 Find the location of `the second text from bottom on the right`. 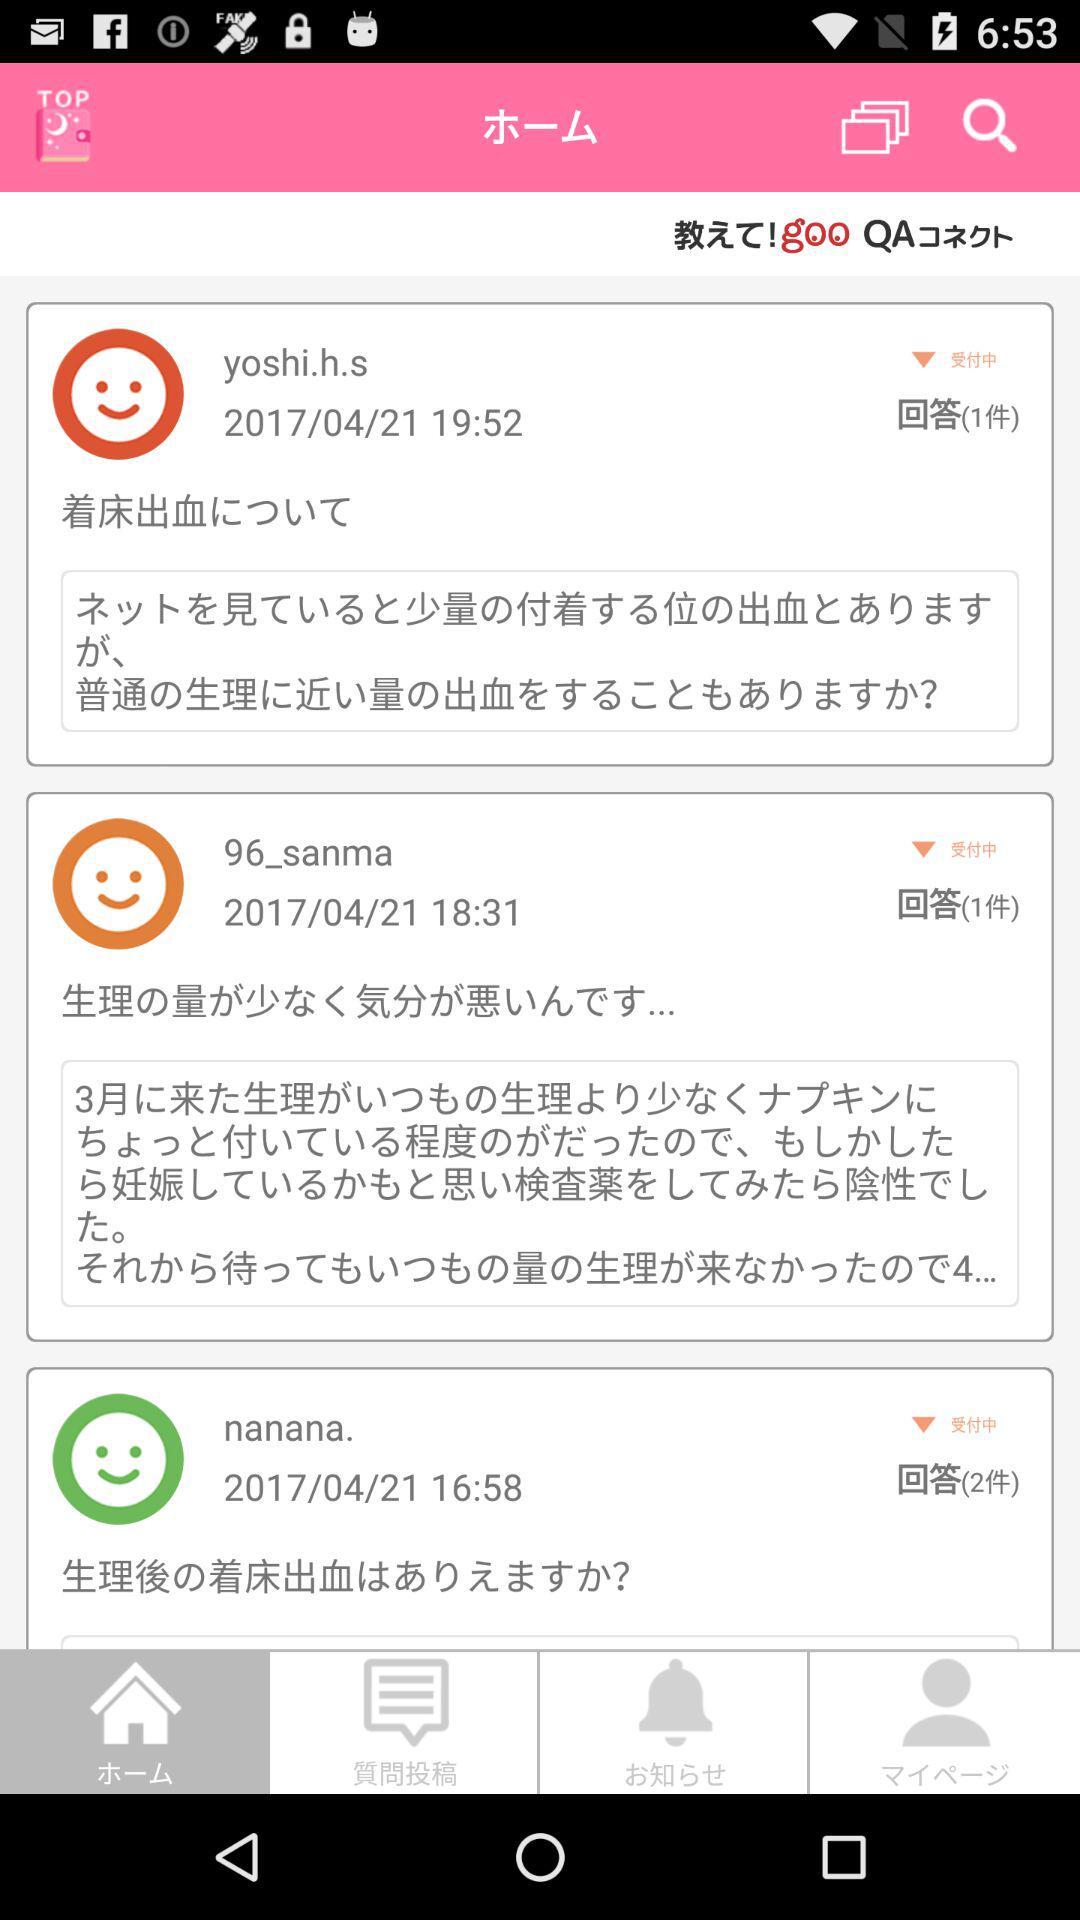

the second text from bottom on the right is located at coordinates (960, 1424).